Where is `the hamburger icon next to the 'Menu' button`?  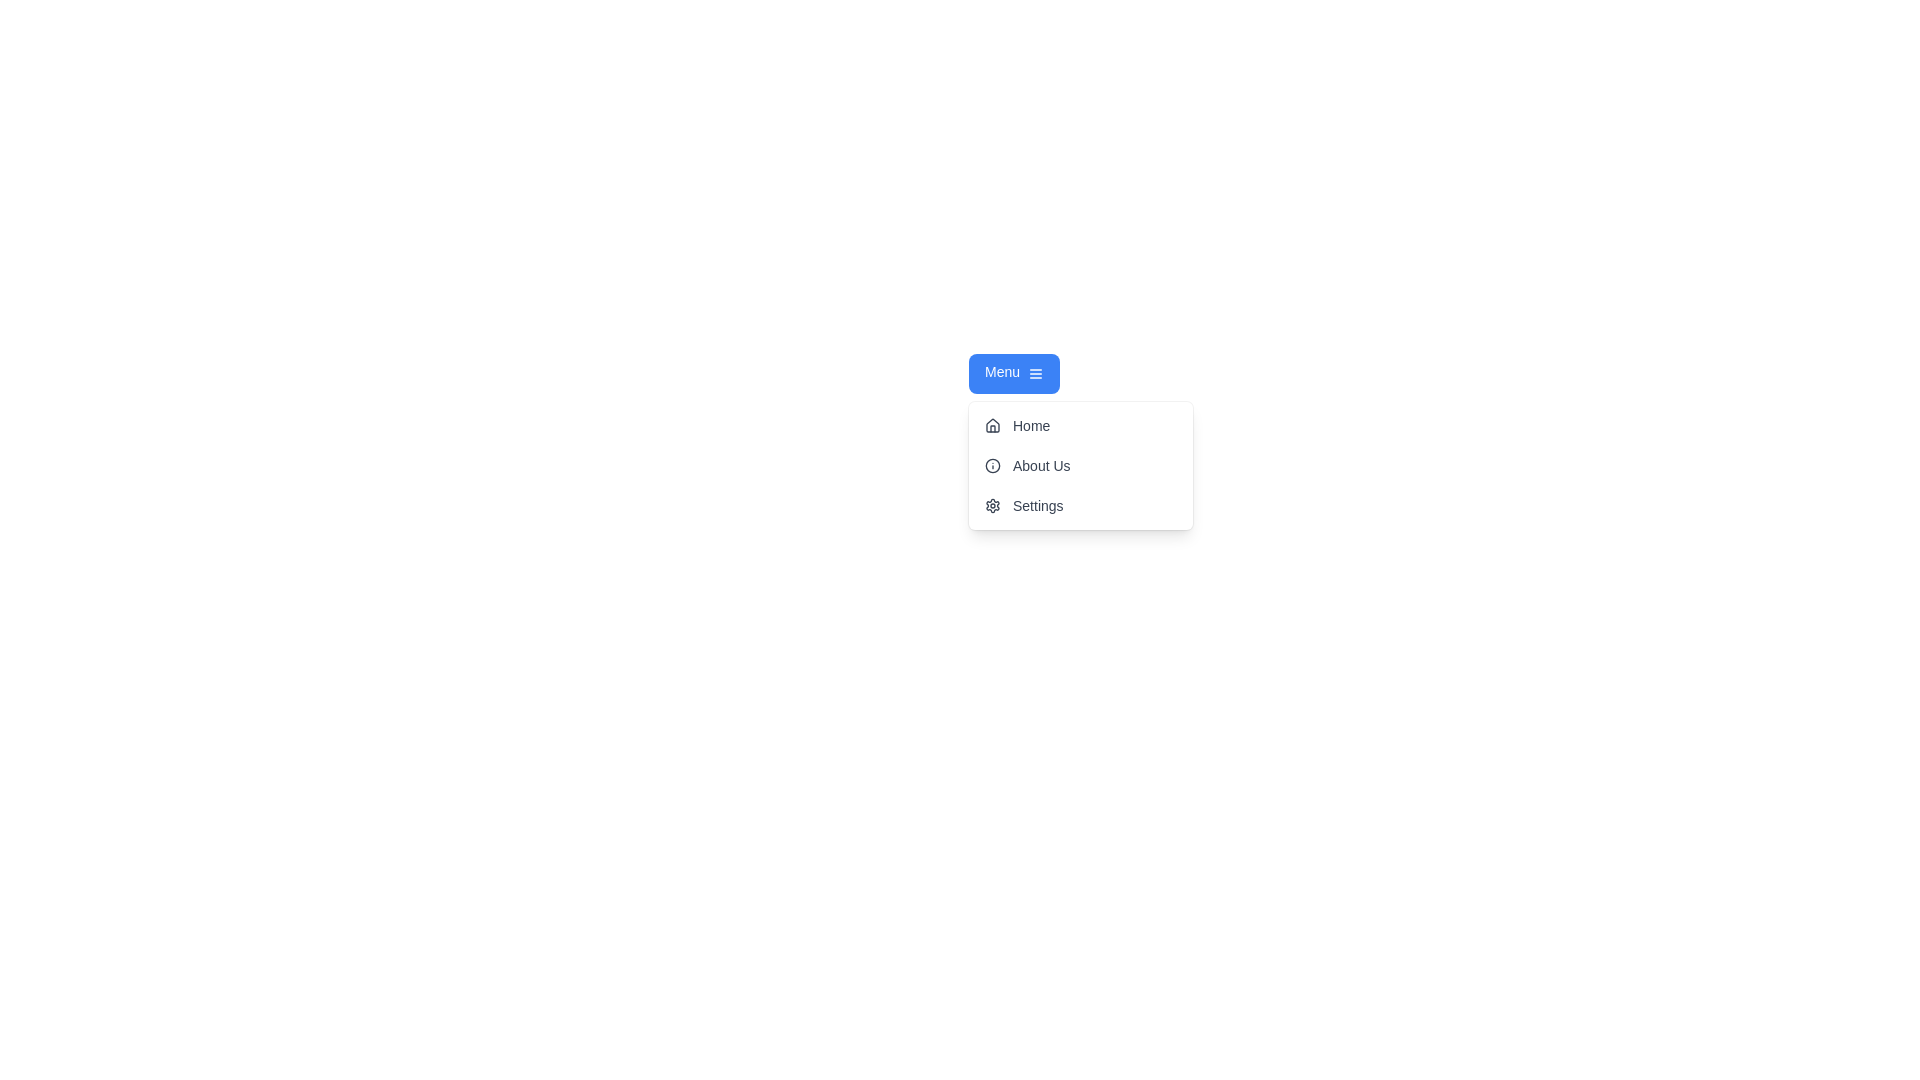 the hamburger icon next to the 'Menu' button is located at coordinates (1036, 374).